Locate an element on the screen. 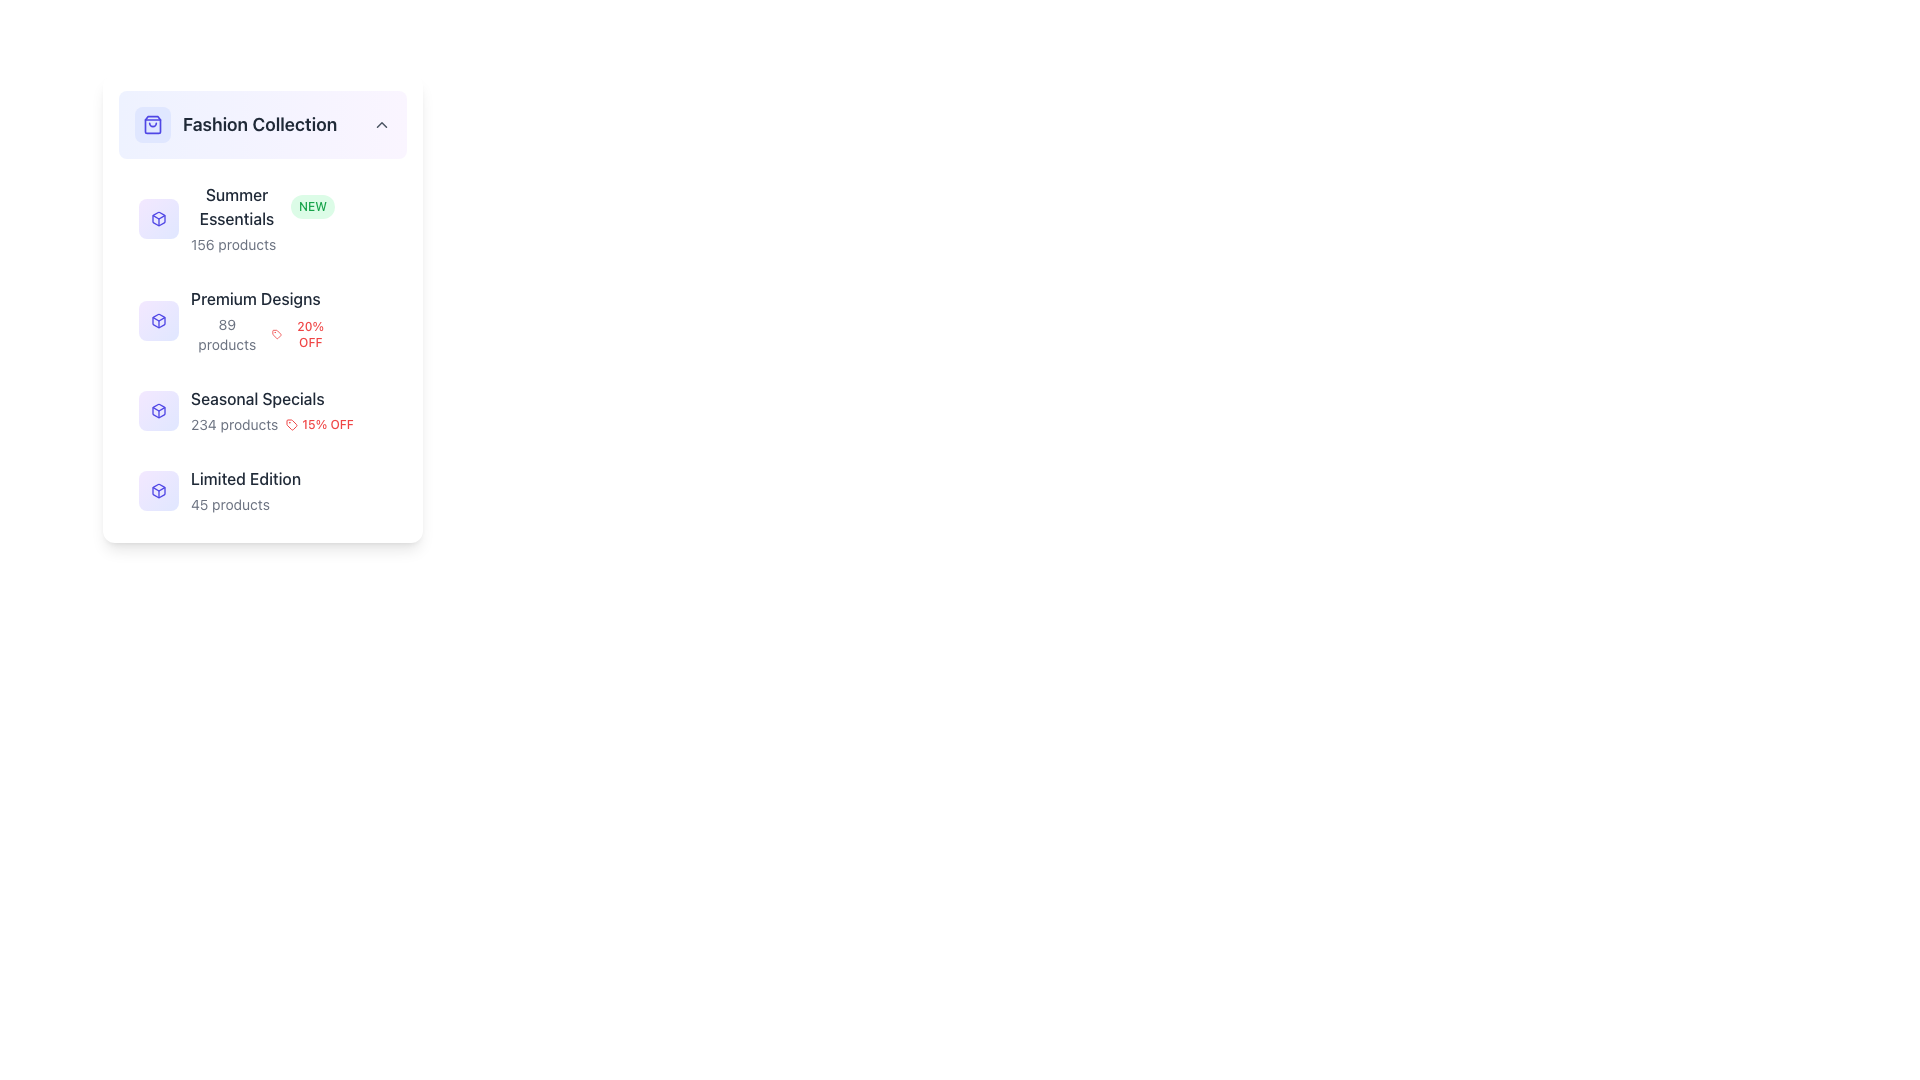 Image resolution: width=1920 pixels, height=1080 pixels. text of the label styled with a rounded rectangle shape that contains the text 'NEW', located to the immediate right of the 'Summer Essentials' text in the 'Fashion Collection' section is located at coordinates (311, 207).